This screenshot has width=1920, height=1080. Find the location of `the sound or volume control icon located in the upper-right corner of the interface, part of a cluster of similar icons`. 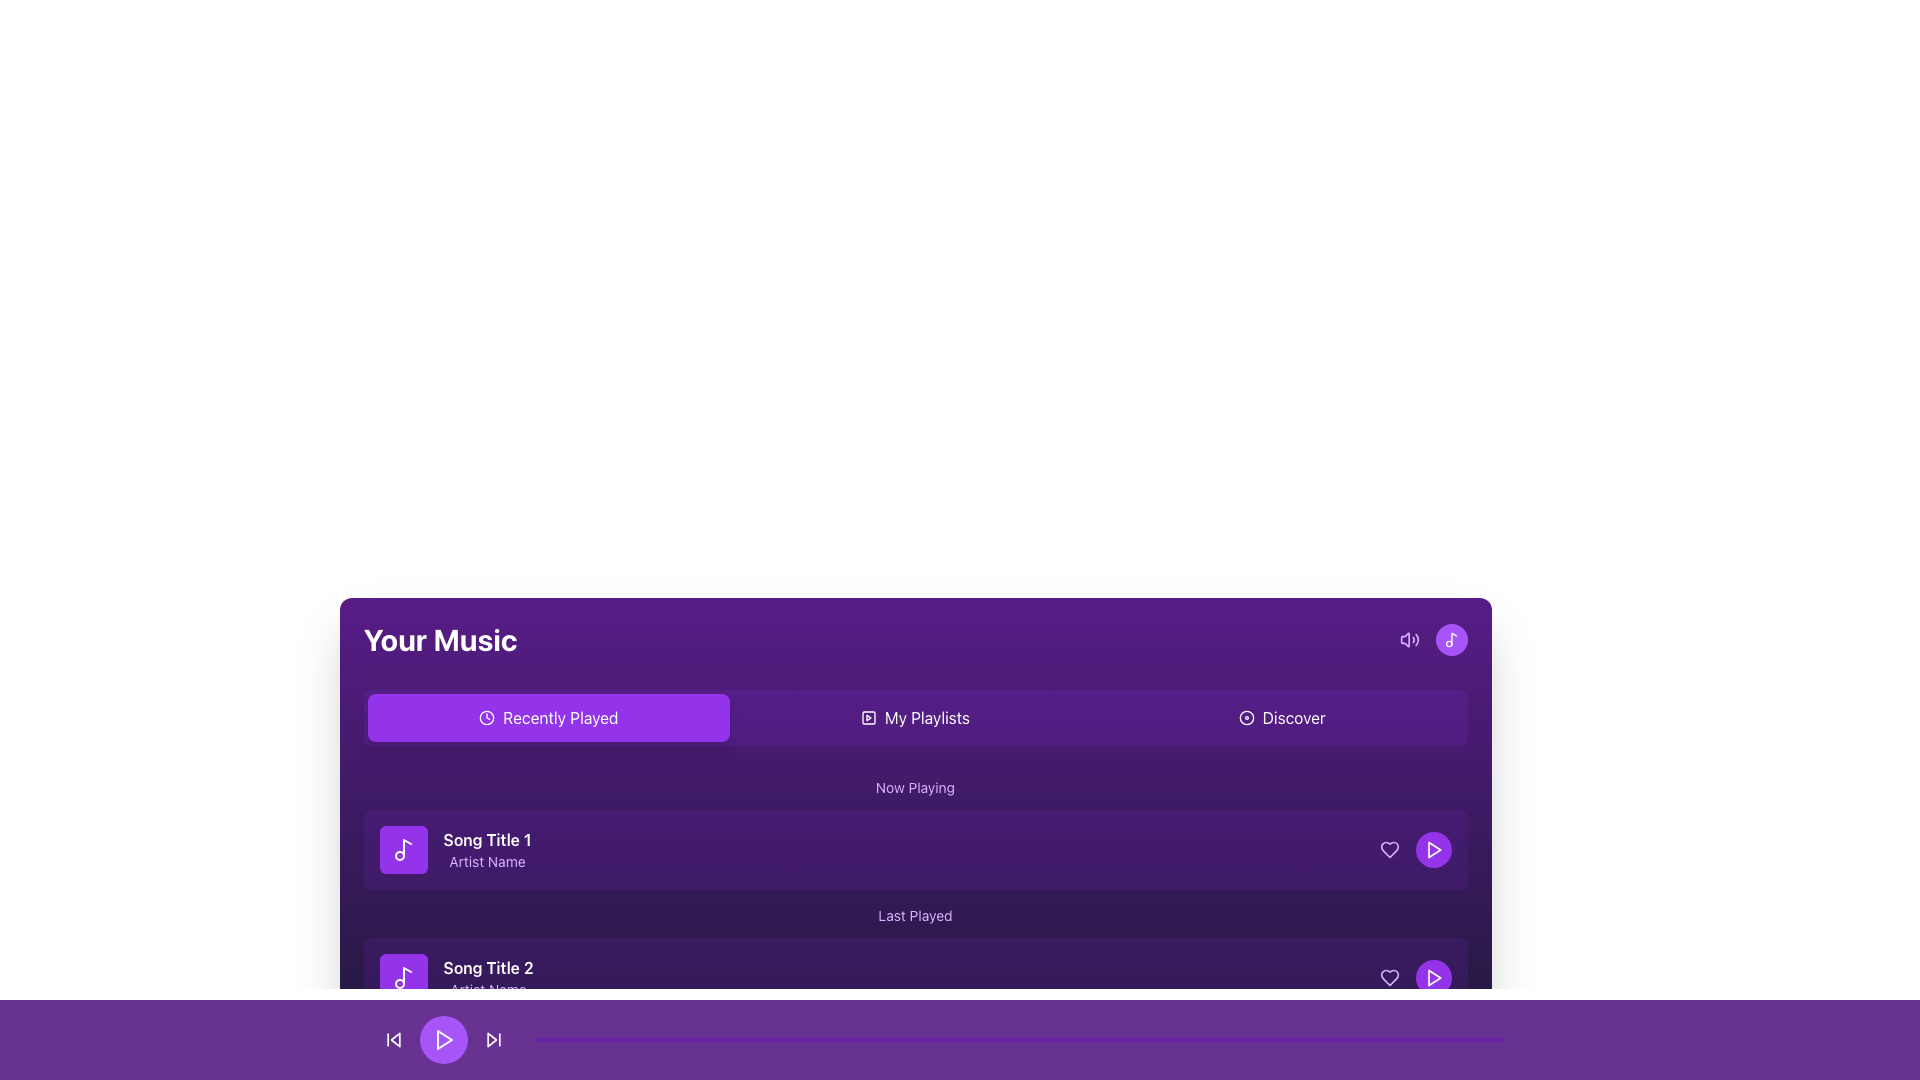

the sound or volume control icon located in the upper-right corner of the interface, part of a cluster of similar icons is located at coordinates (1403, 640).